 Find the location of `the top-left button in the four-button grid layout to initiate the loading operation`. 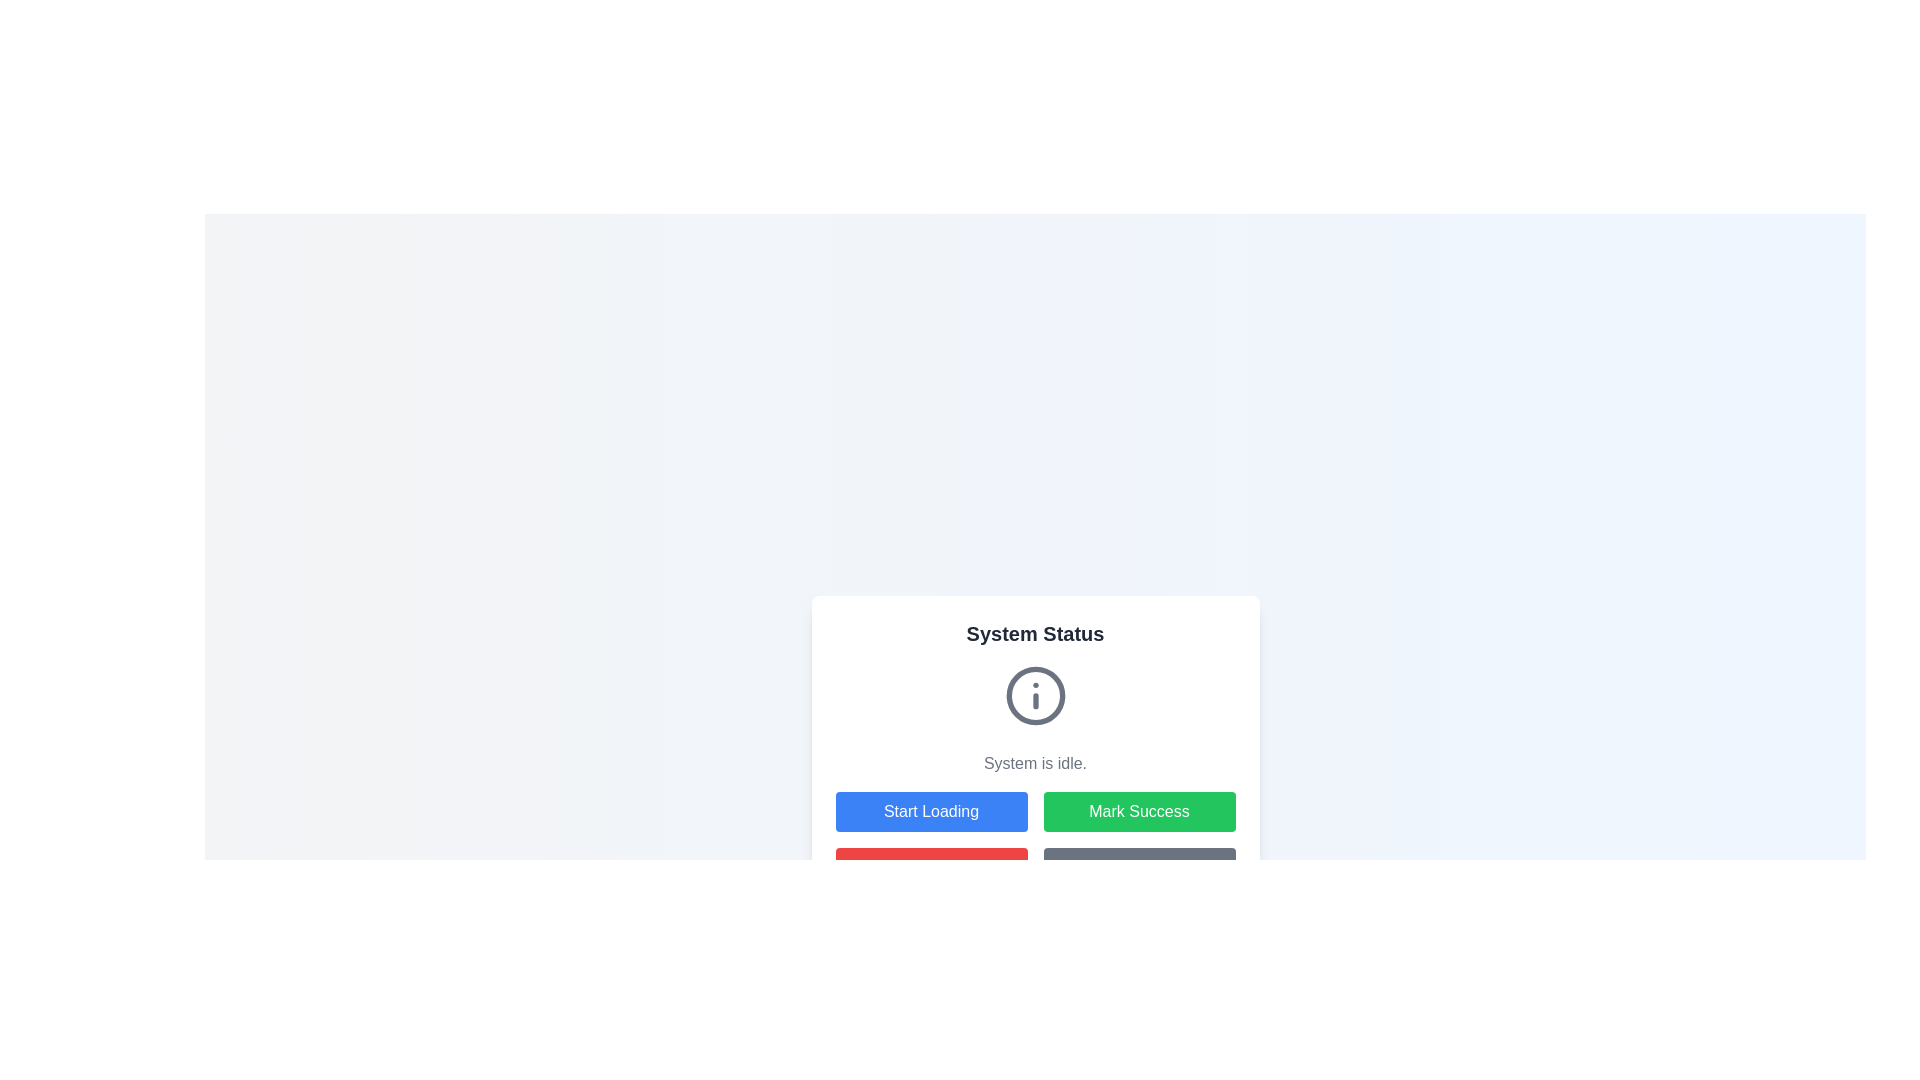

the top-left button in the four-button grid layout to initiate the loading operation is located at coordinates (930, 812).